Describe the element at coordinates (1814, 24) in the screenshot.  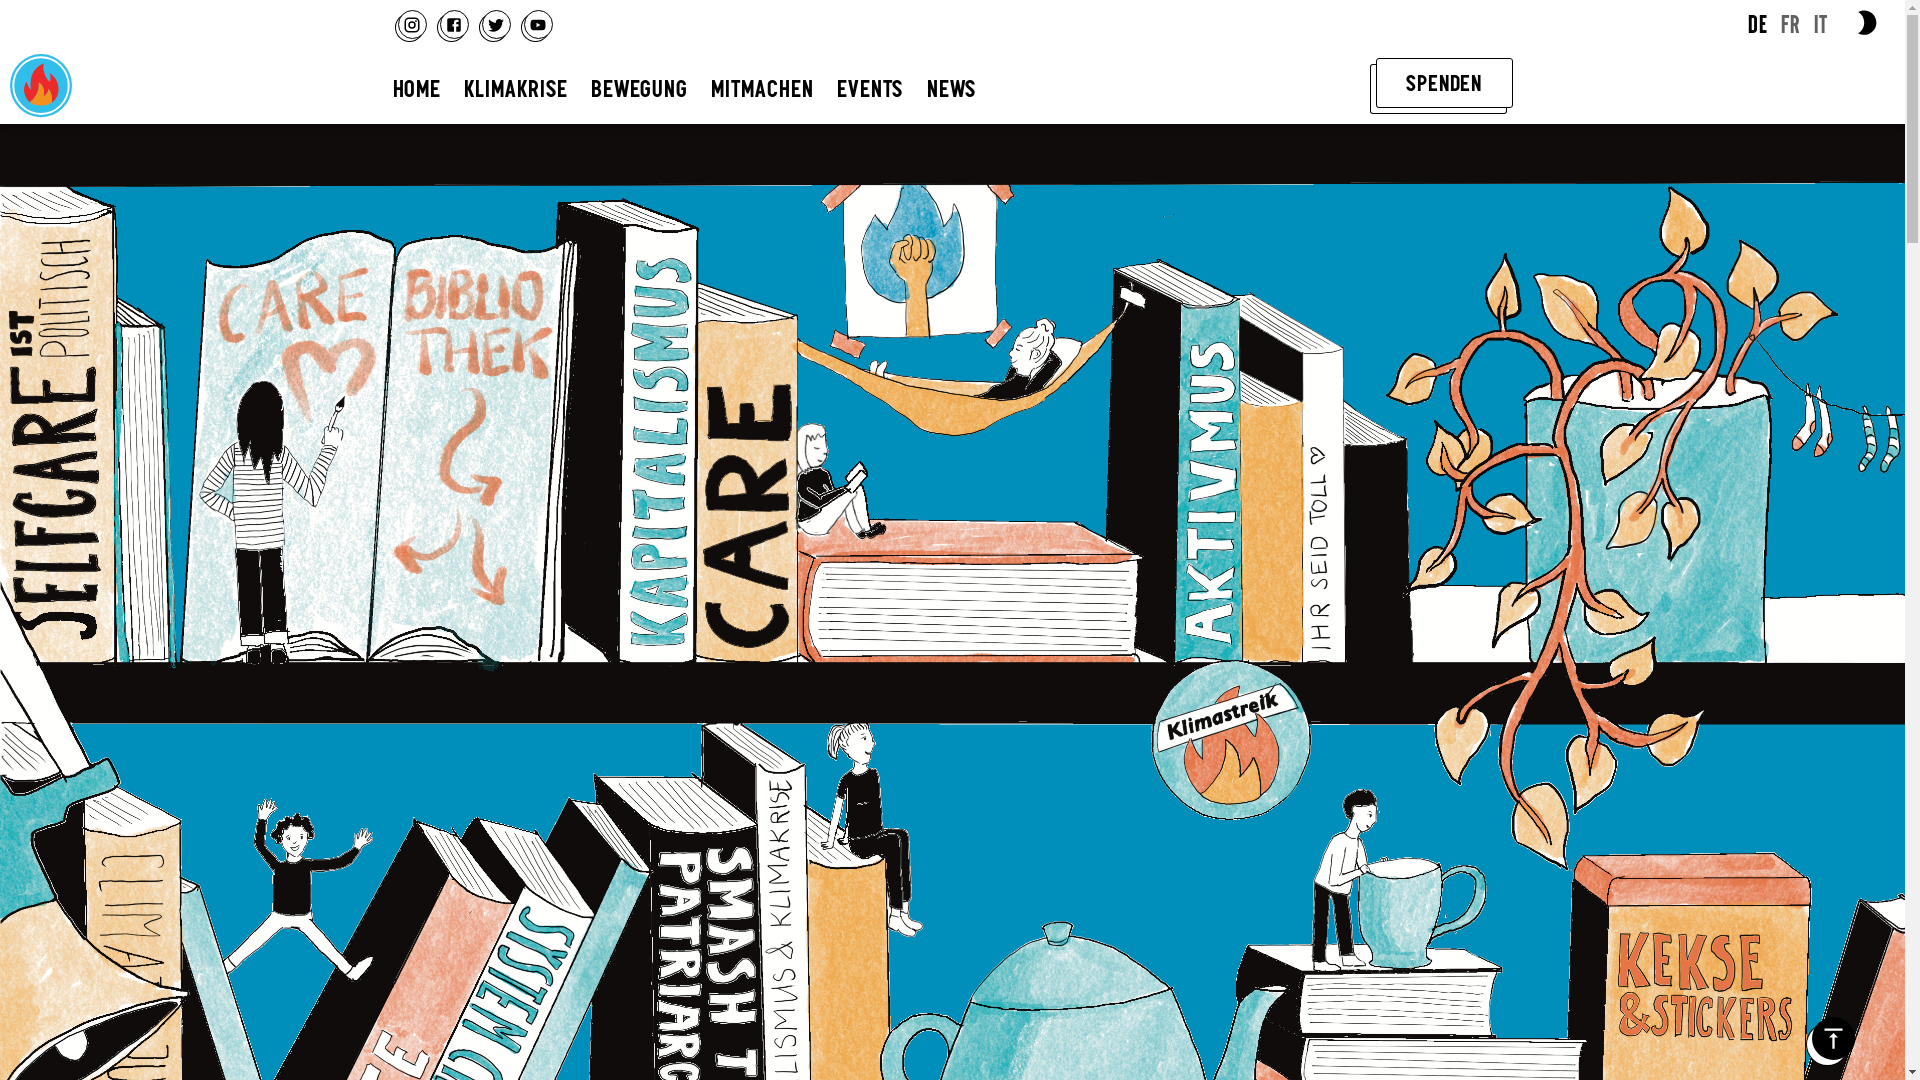
I see `'IT'` at that location.